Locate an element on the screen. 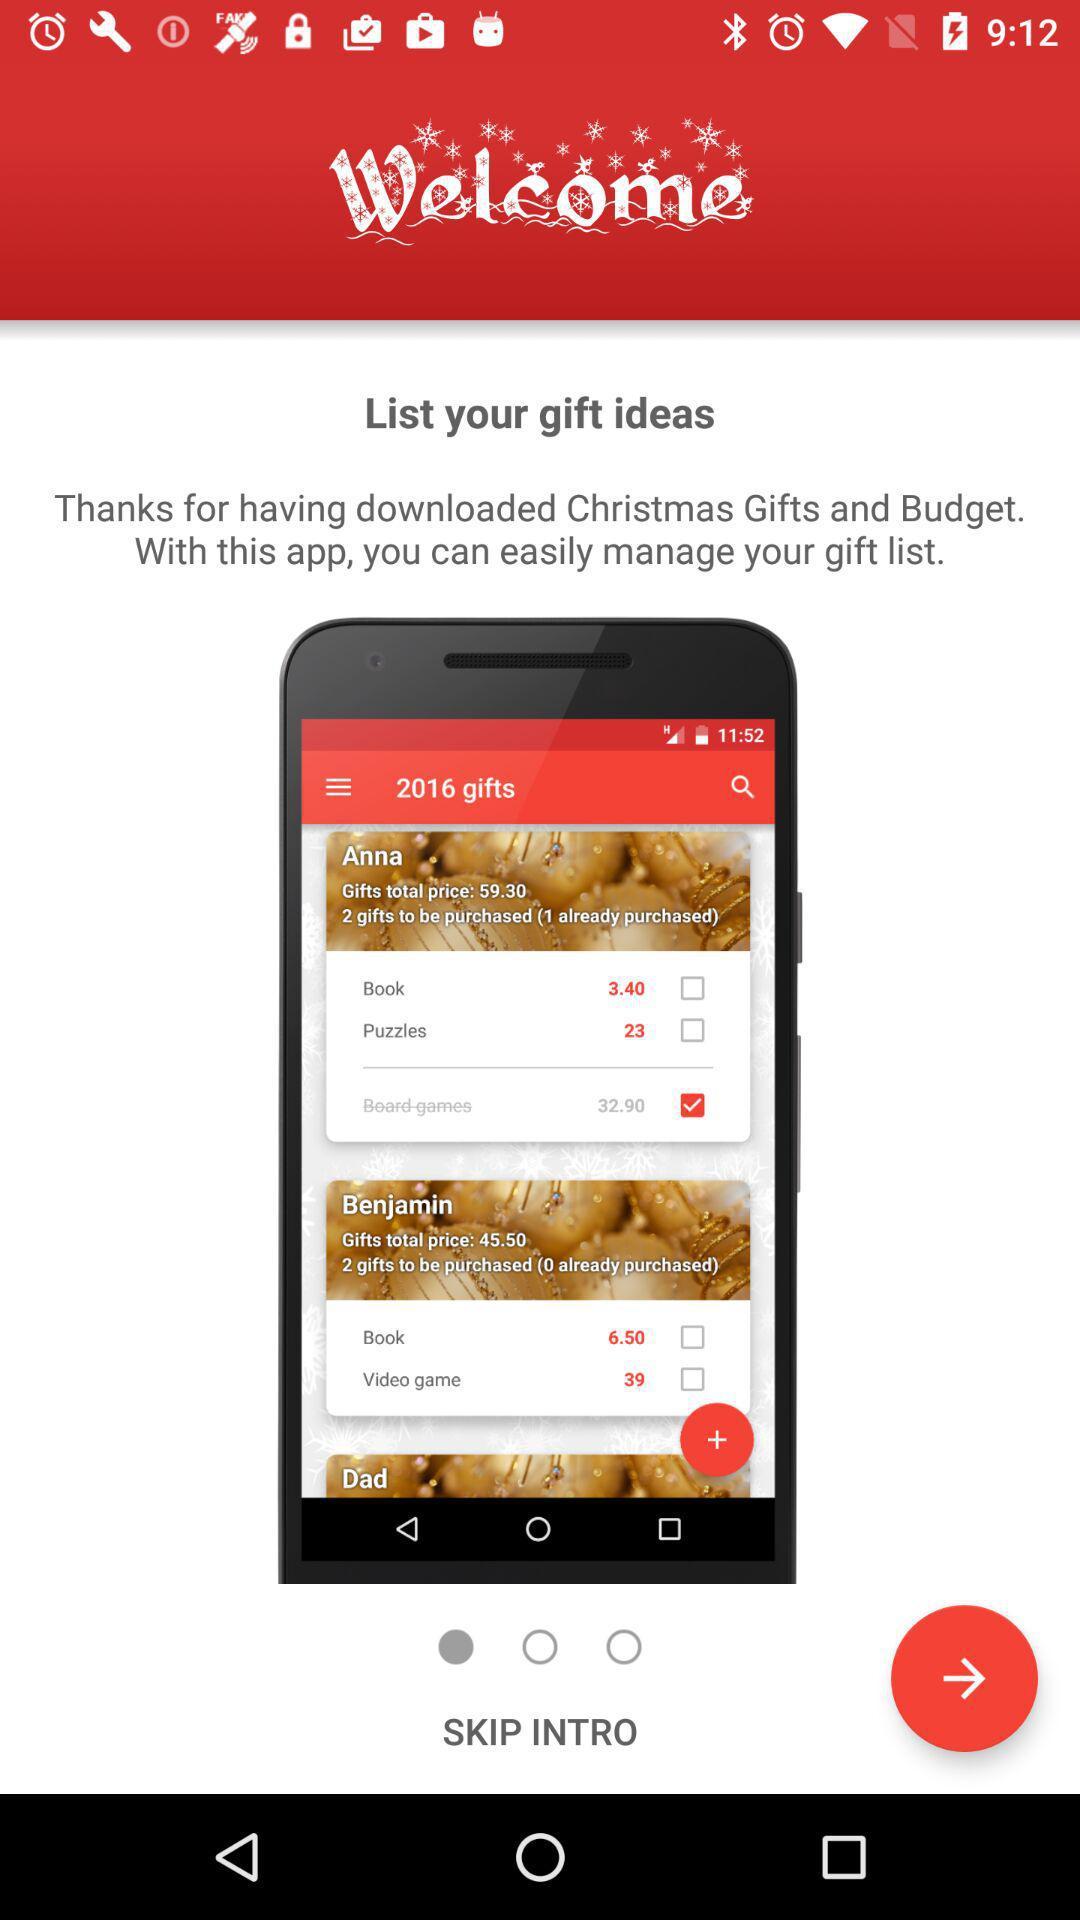 The width and height of the screenshot is (1080, 1920). the arrow_forward icon is located at coordinates (963, 1678).